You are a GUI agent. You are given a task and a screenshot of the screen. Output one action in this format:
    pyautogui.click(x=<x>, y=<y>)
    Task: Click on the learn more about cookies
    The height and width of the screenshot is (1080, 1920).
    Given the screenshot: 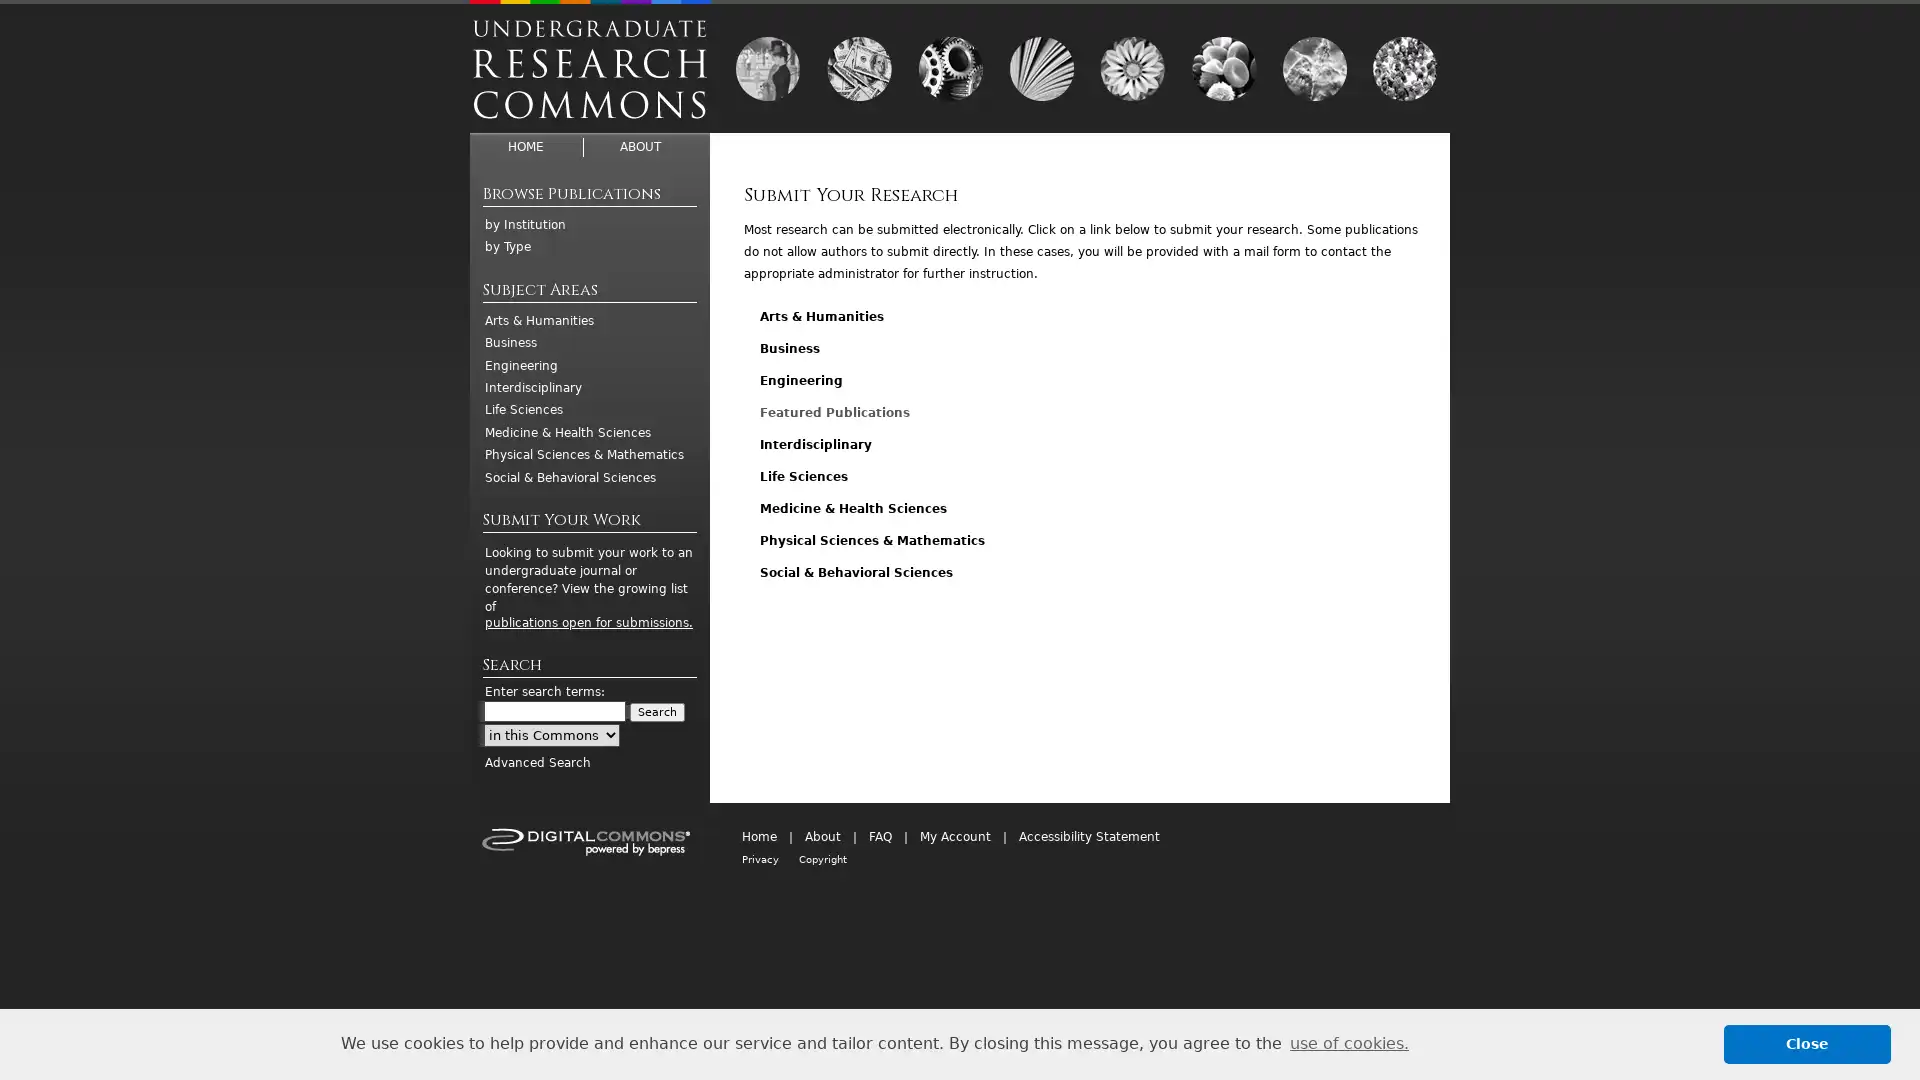 What is the action you would take?
    pyautogui.click(x=1348, y=1043)
    